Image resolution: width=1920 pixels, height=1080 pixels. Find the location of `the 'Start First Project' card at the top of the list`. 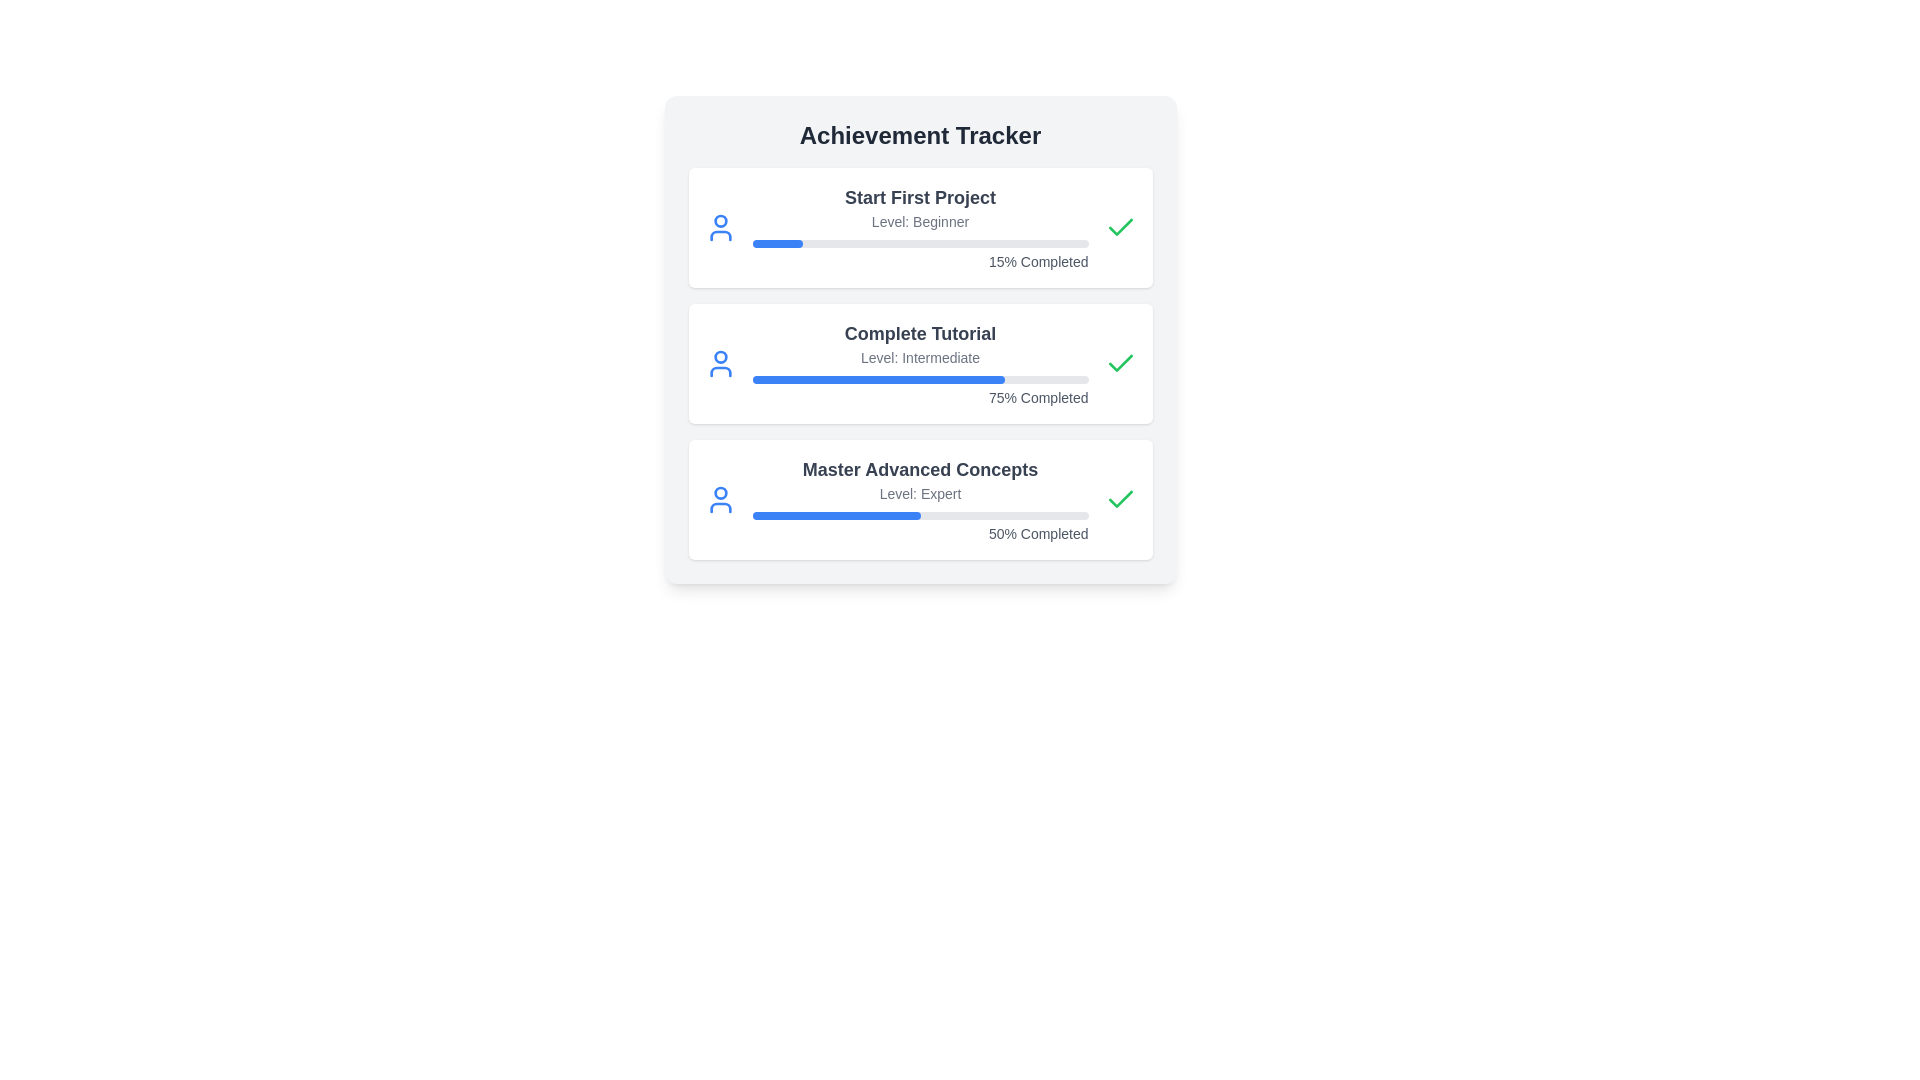

the 'Start First Project' card at the top of the list is located at coordinates (919, 226).